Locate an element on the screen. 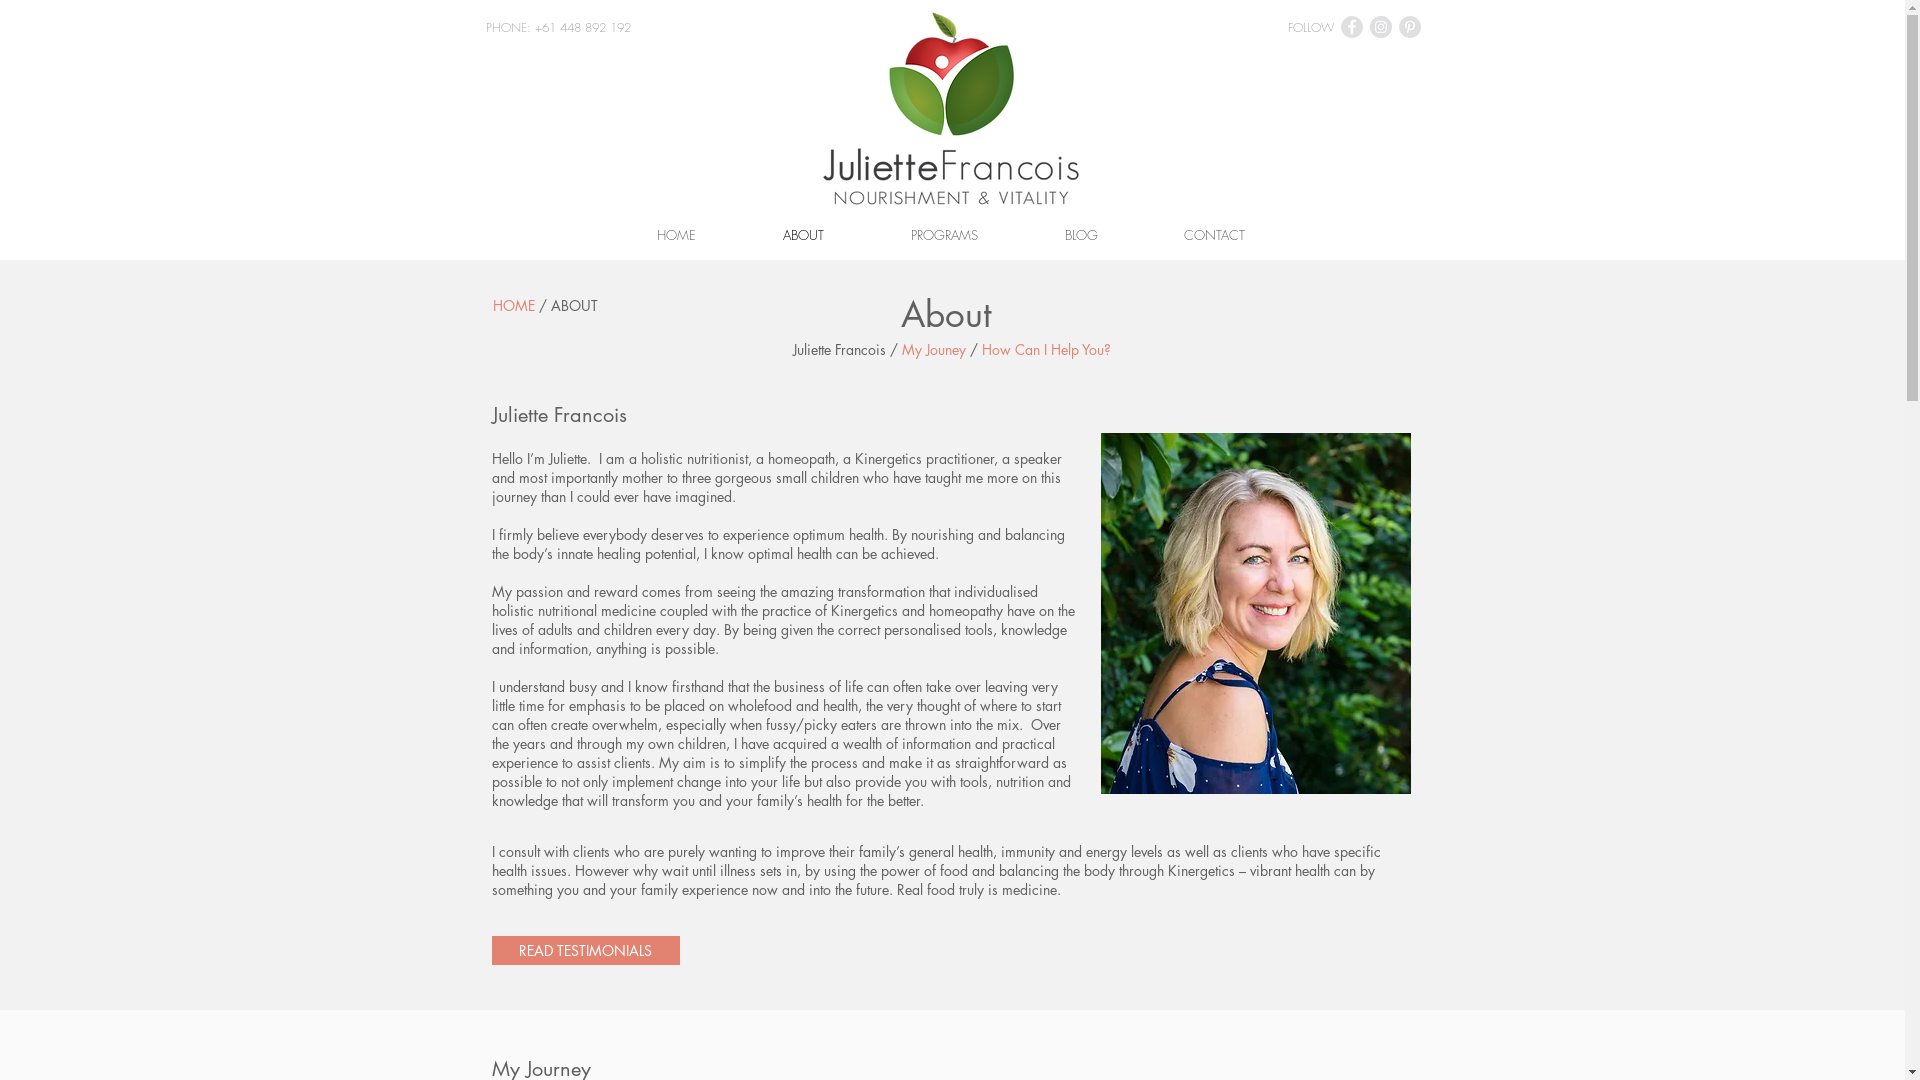  'BLOG' is located at coordinates (1080, 234).